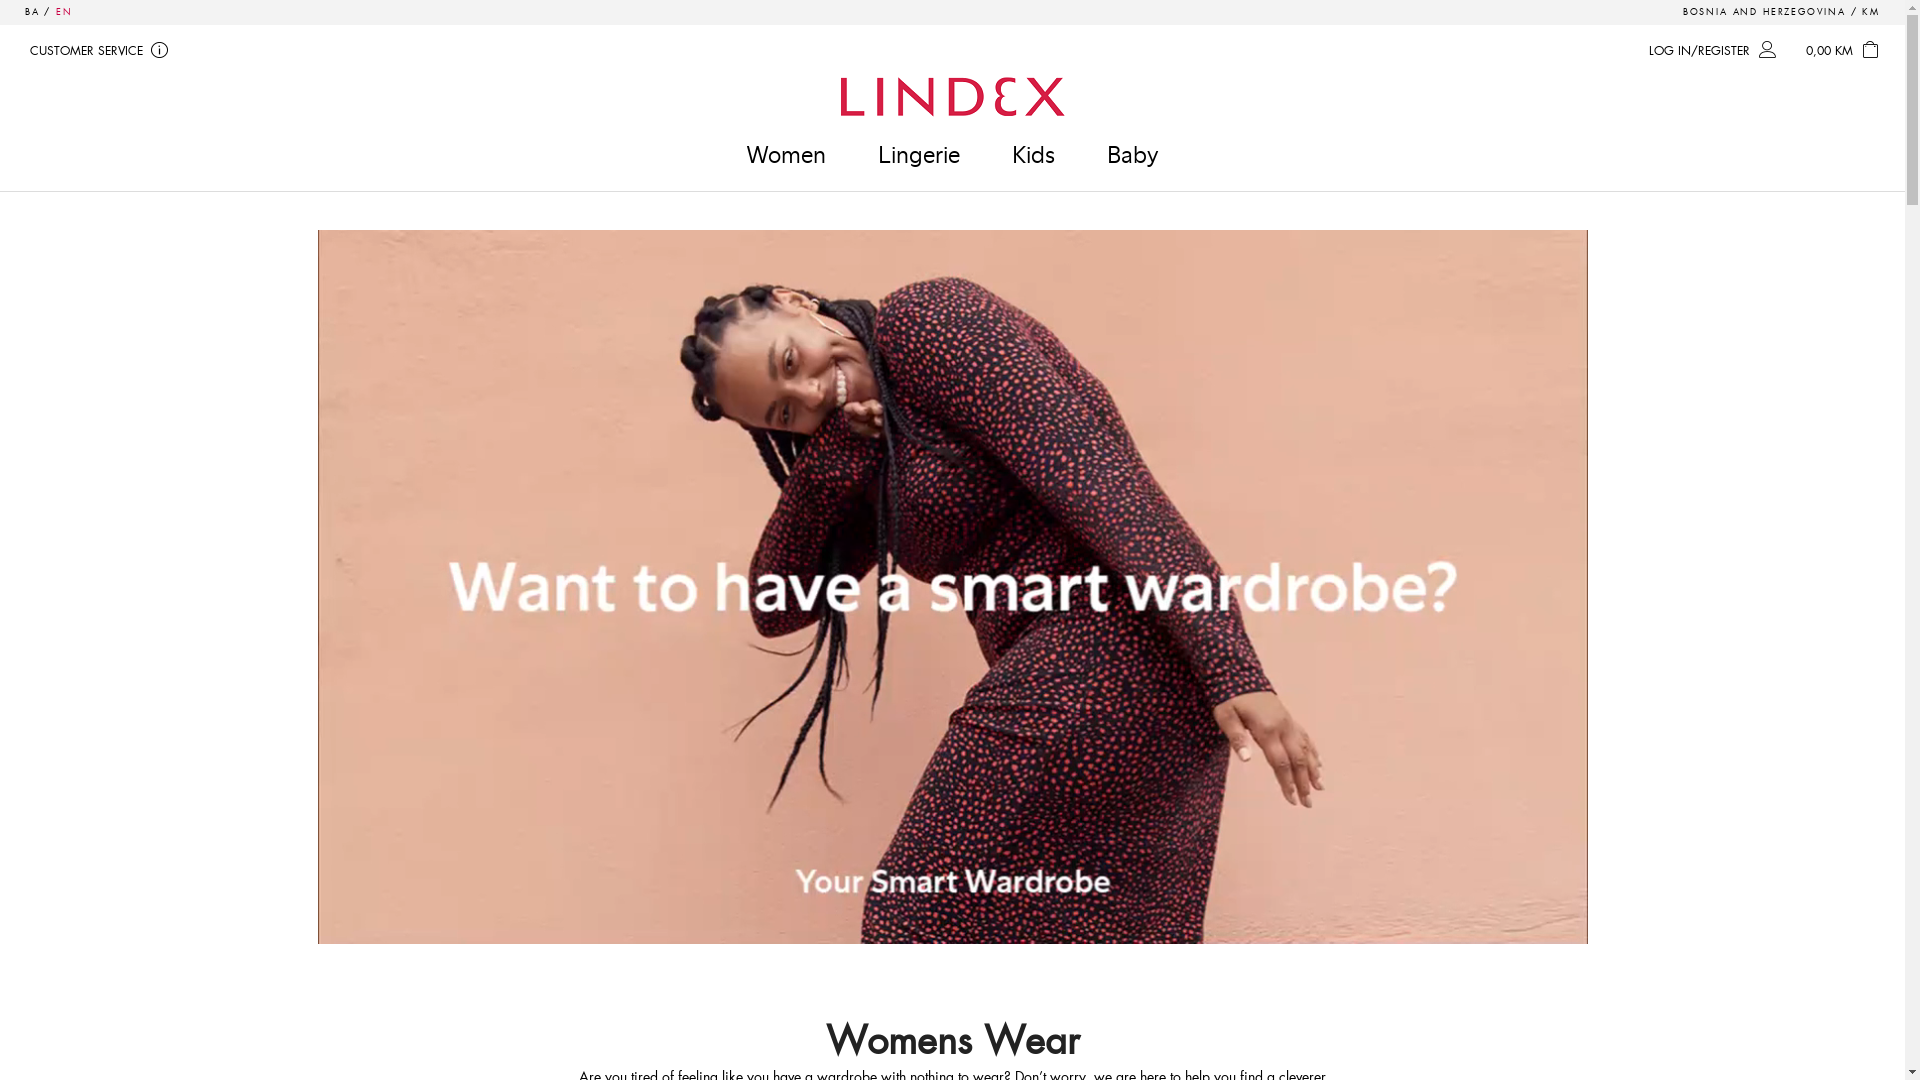 This screenshot has width=1920, height=1080. Describe the element at coordinates (785, 153) in the screenshot. I see `'Women'` at that location.